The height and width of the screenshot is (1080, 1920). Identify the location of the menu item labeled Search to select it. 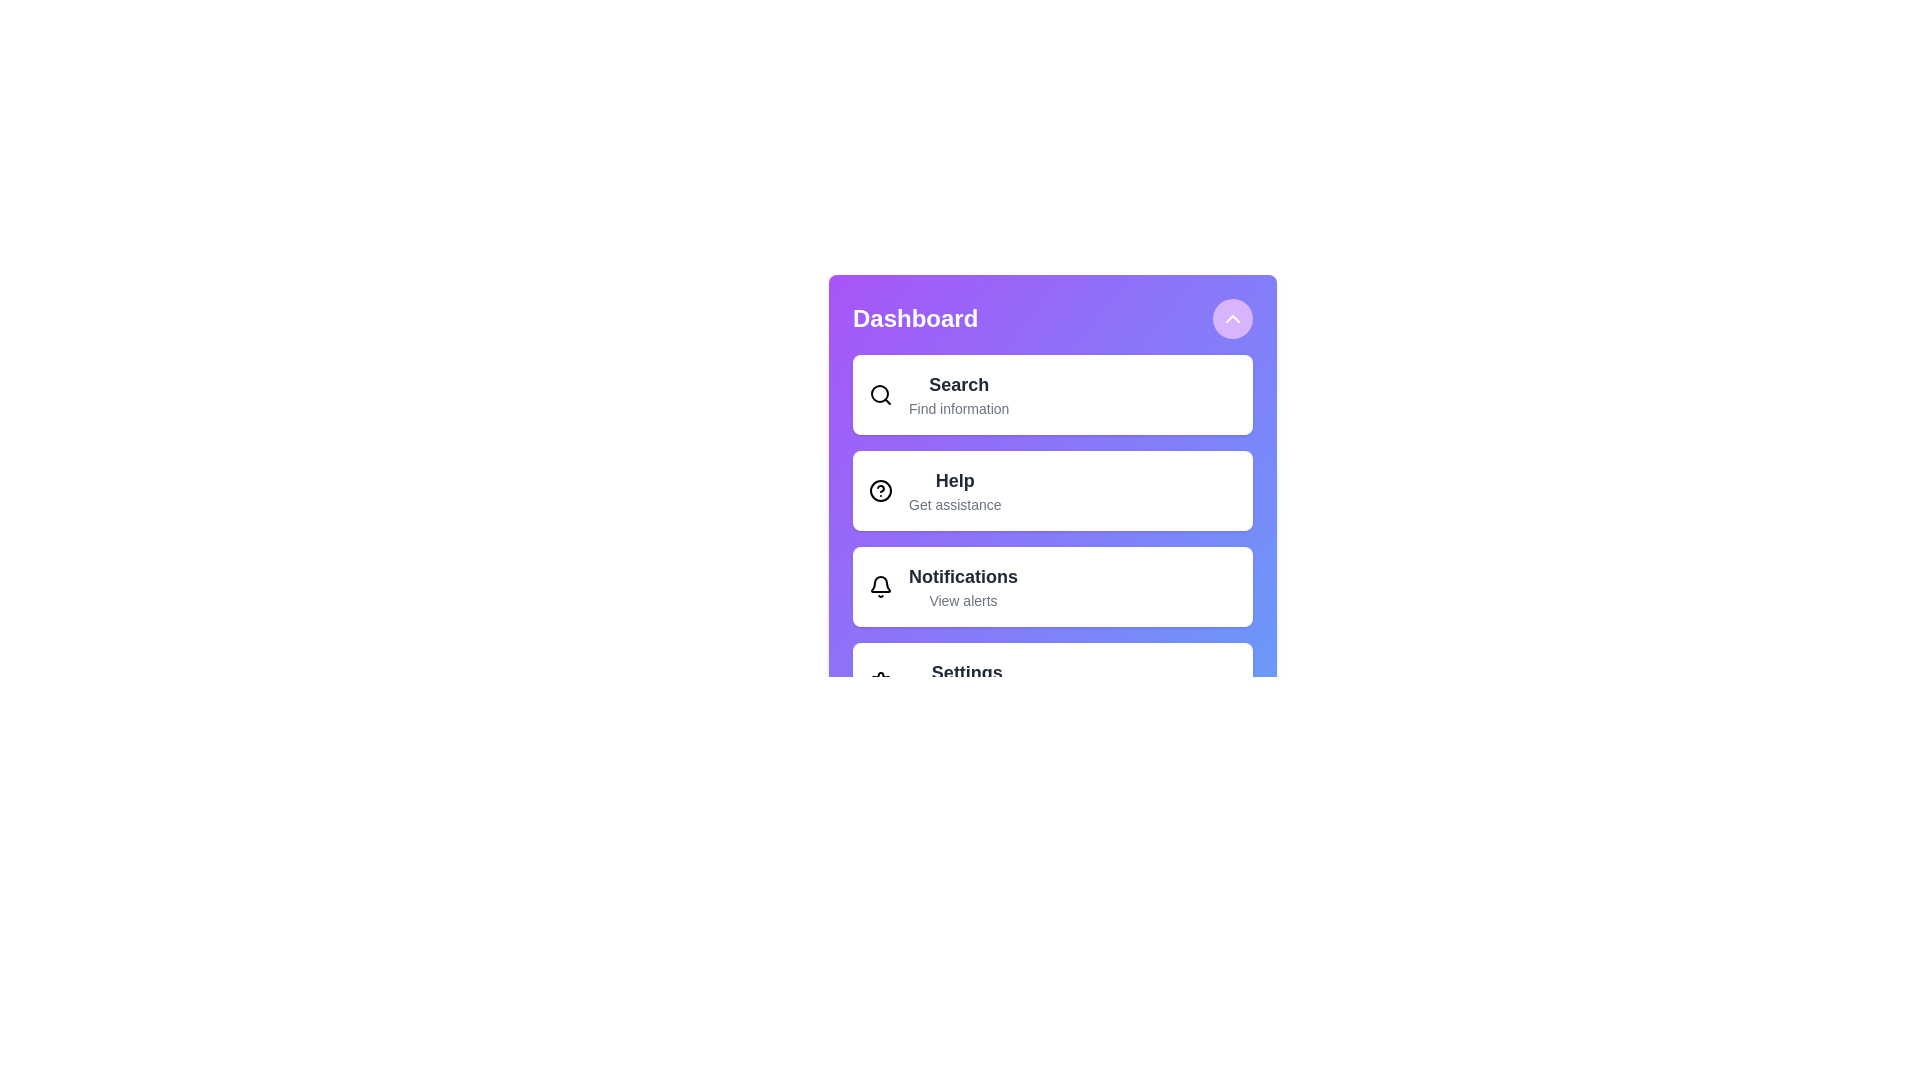
(1051, 394).